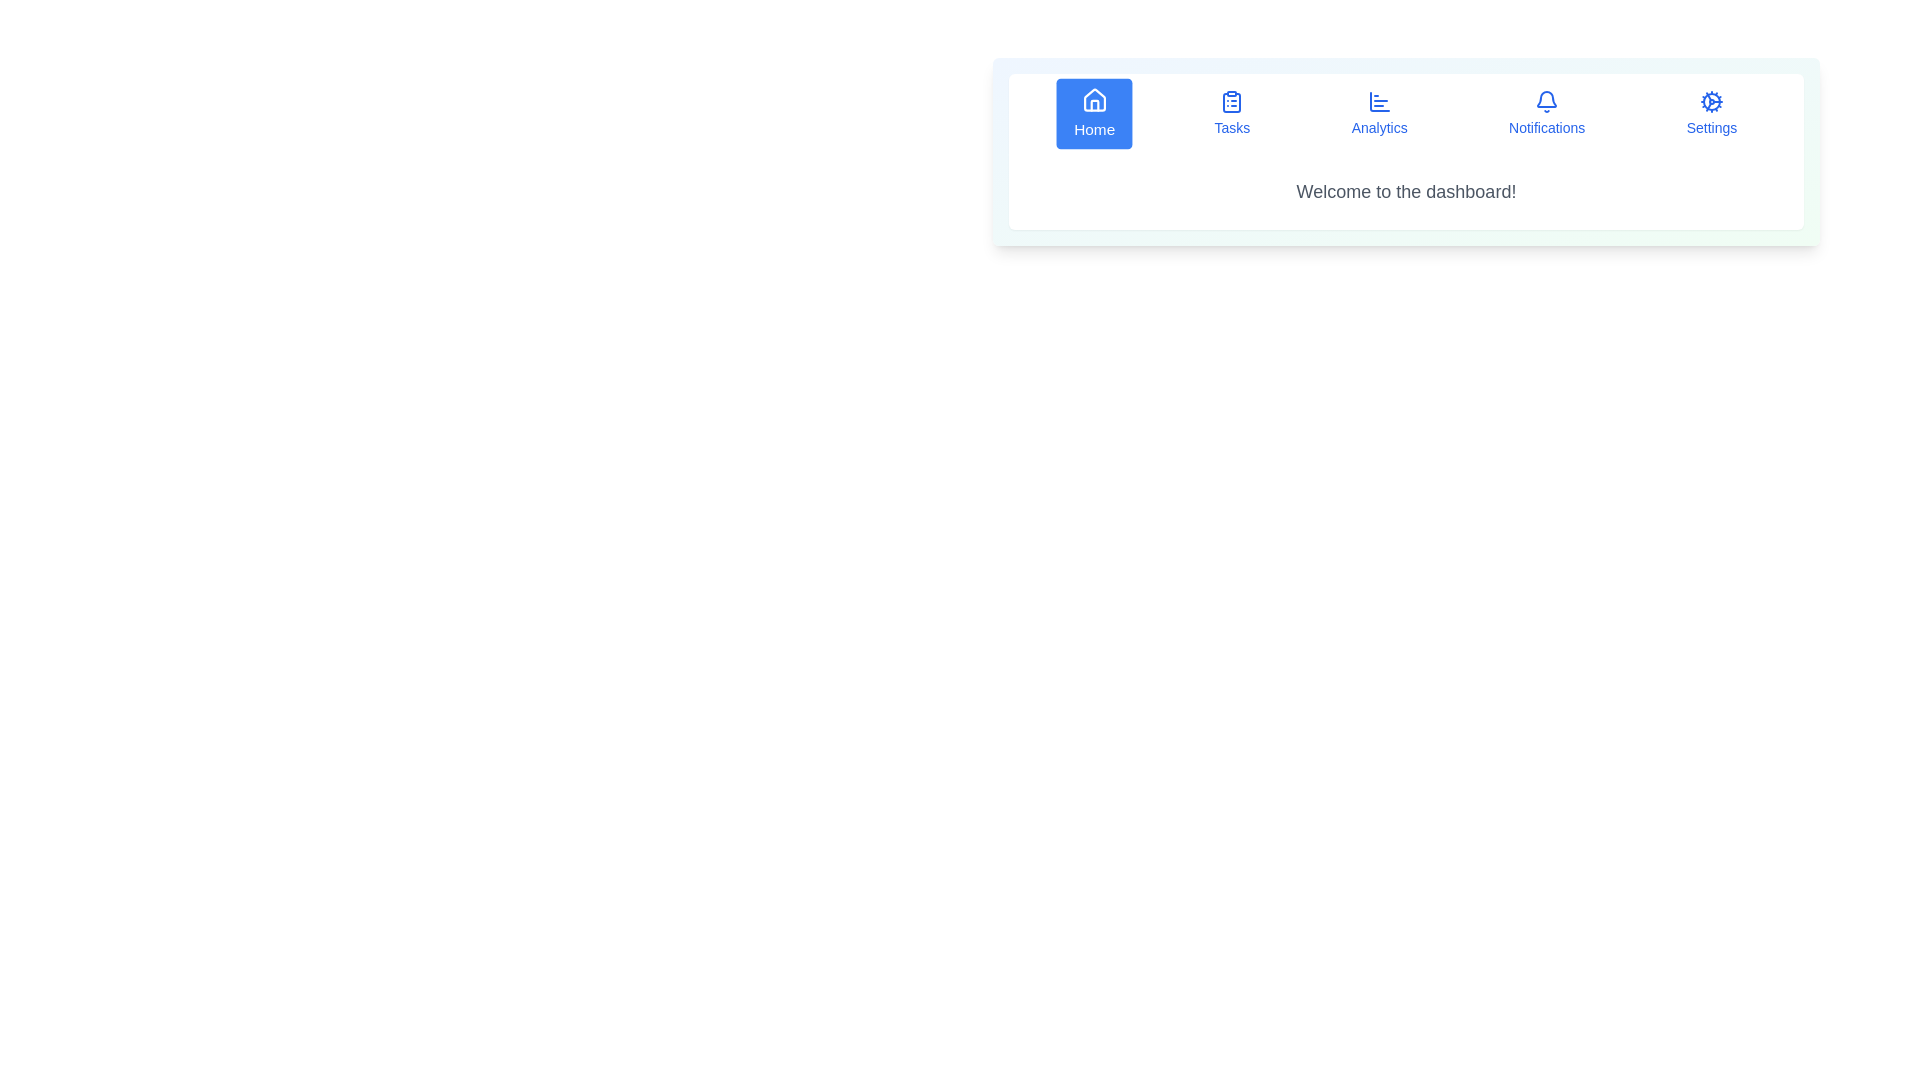 This screenshot has height=1080, width=1920. Describe the element at coordinates (1546, 114) in the screenshot. I see `the Notifications tab by clicking on its corresponding button` at that location.